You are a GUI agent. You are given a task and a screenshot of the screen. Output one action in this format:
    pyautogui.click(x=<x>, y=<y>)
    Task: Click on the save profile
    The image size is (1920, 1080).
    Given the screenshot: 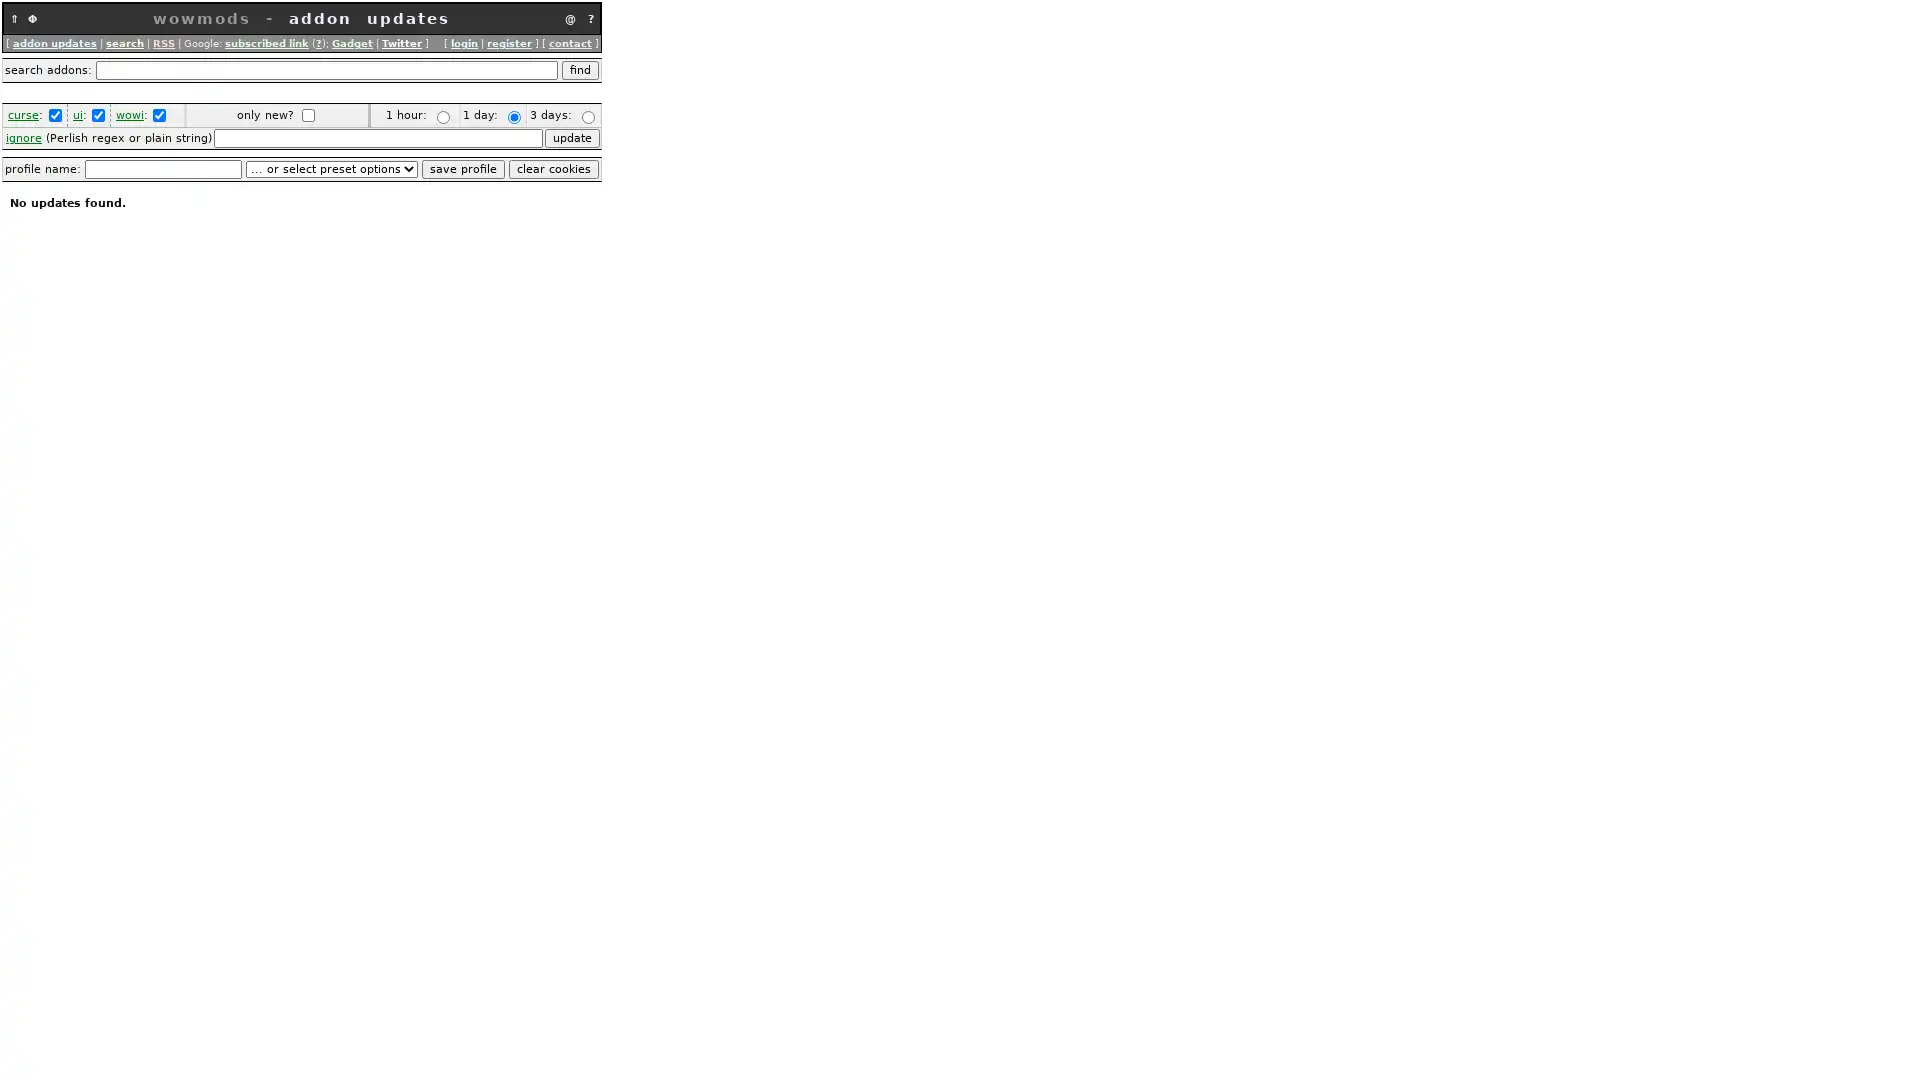 What is the action you would take?
    pyautogui.click(x=462, y=168)
    